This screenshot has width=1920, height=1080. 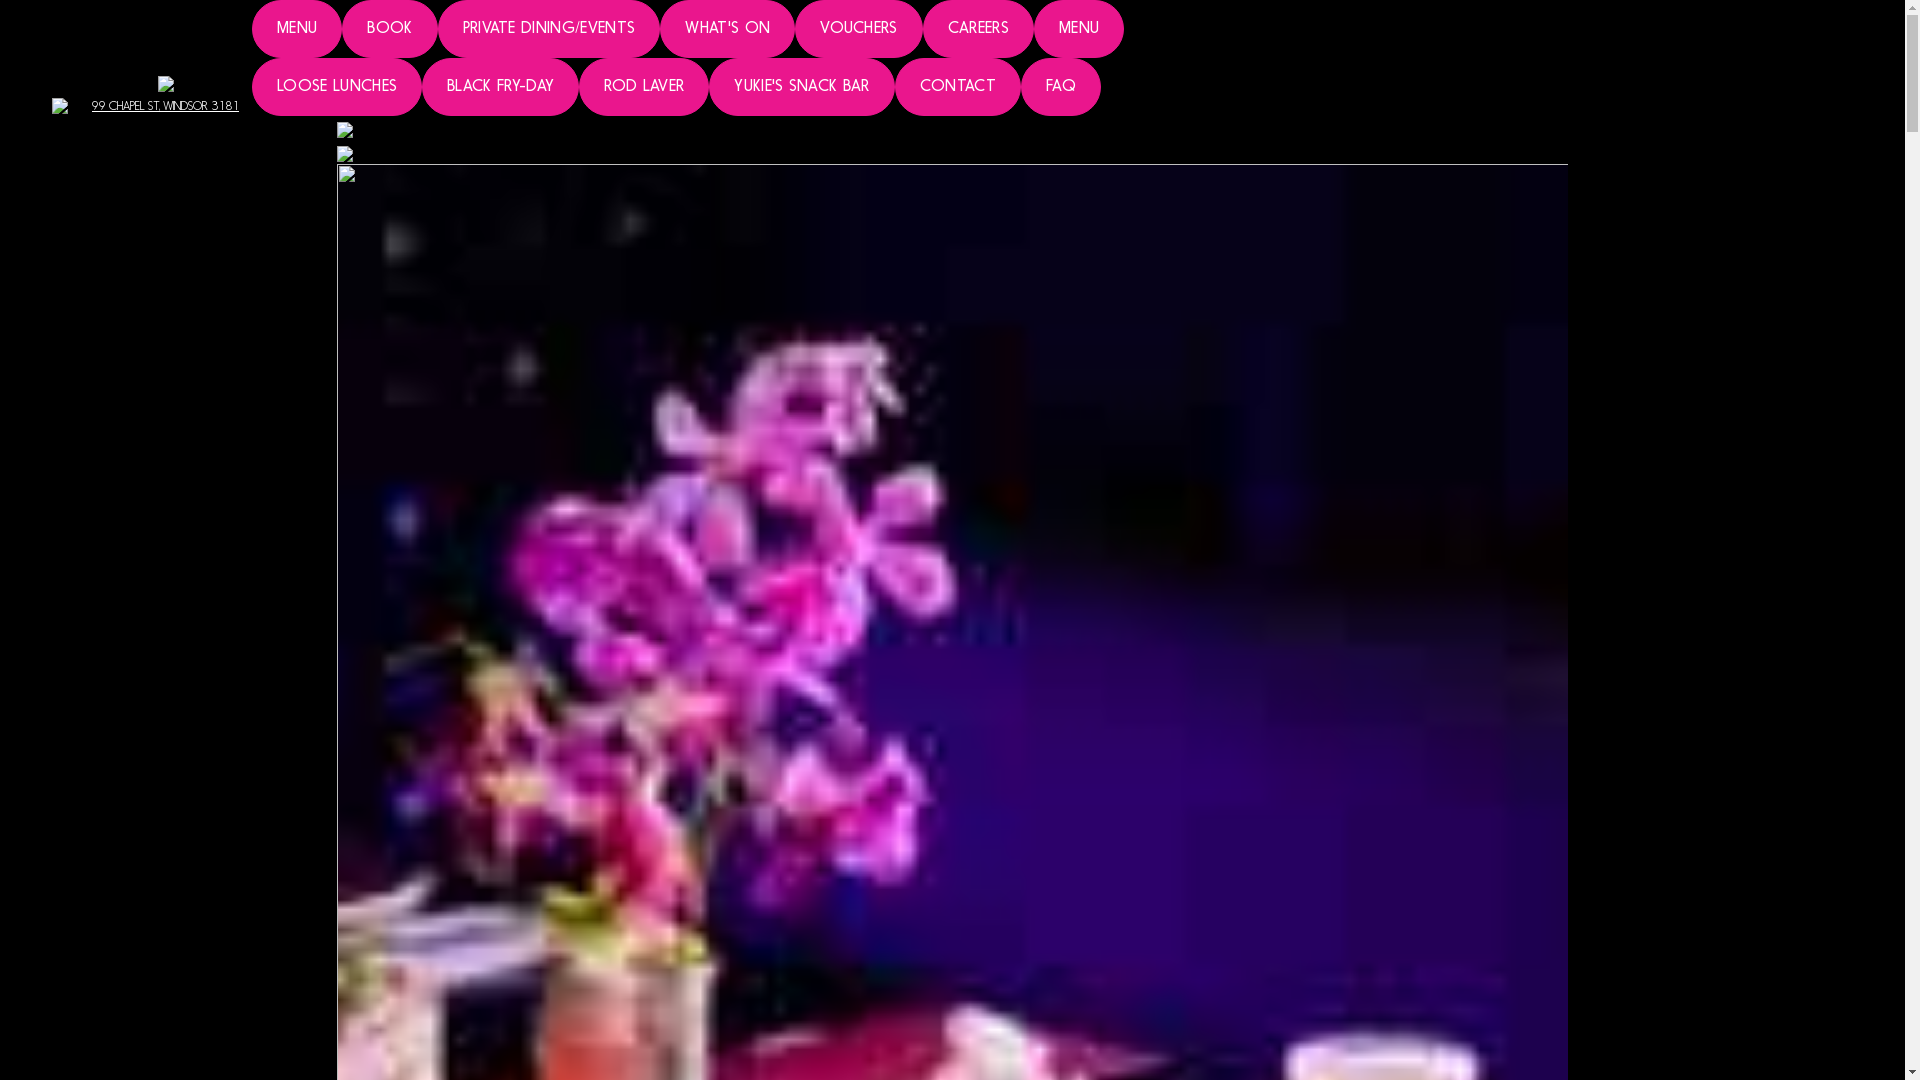 What do you see at coordinates (643, 86) in the screenshot?
I see `'ROD LAVER'` at bounding box center [643, 86].